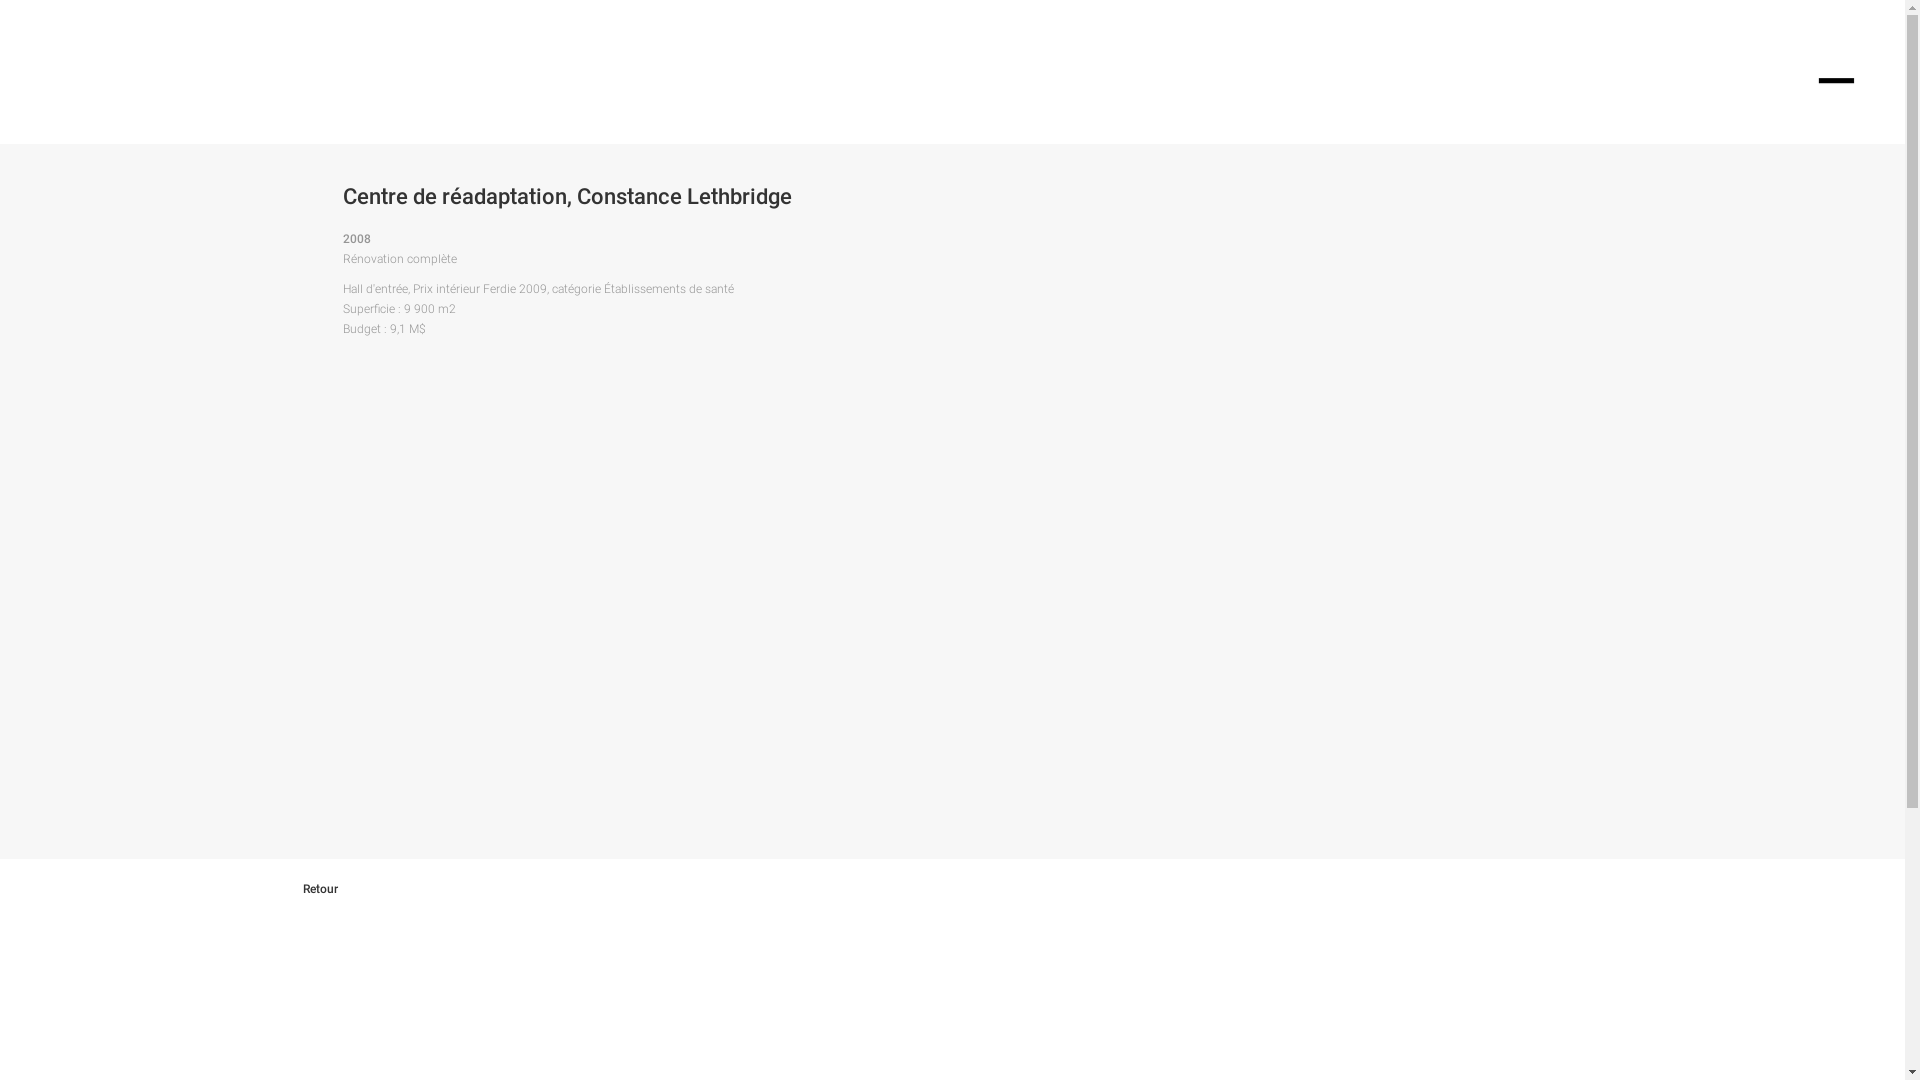  I want to click on 'Retour', so click(336, 887).